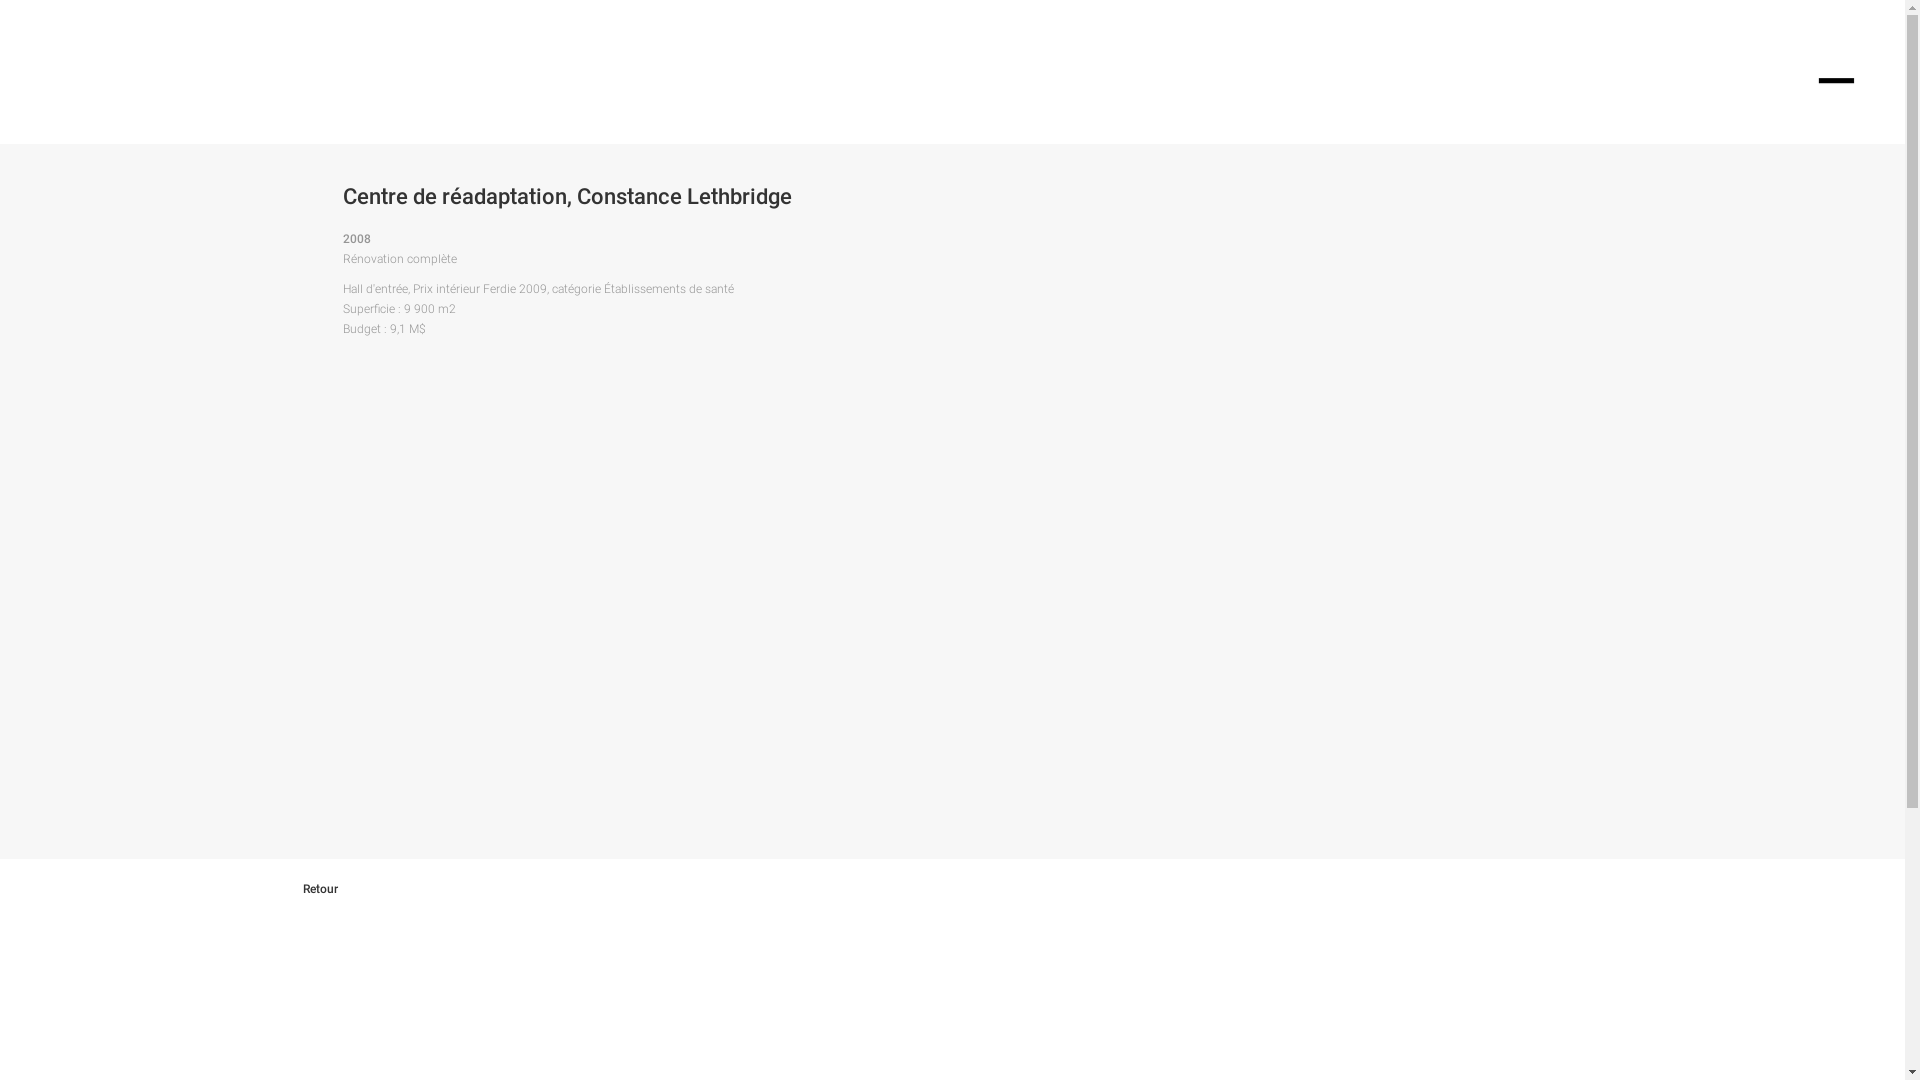  I want to click on 'Retour', so click(336, 887).